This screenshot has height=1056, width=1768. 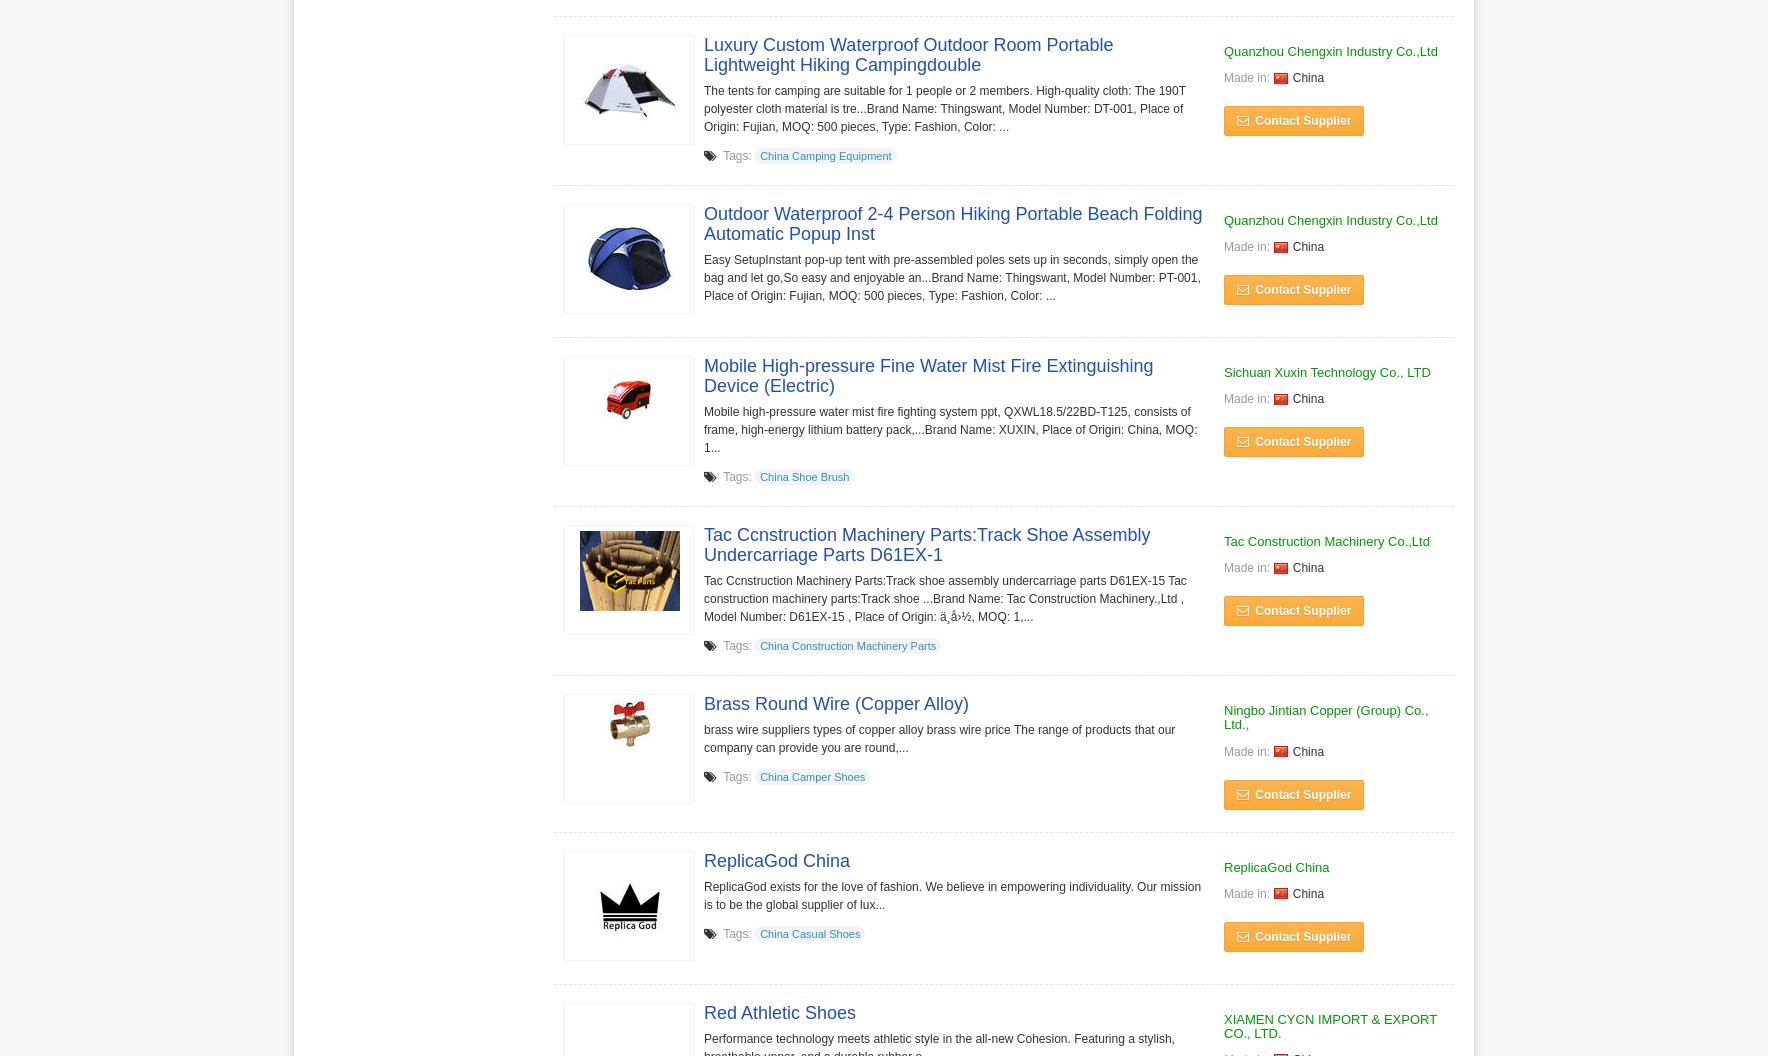 What do you see at coordinates (704, 222) in the screenshot?
I see `'Outdoor Waterproof 2-4 Person Hiking Portable Beach Folding Automatic Popup Inst'` at bounding box center [704, 222].